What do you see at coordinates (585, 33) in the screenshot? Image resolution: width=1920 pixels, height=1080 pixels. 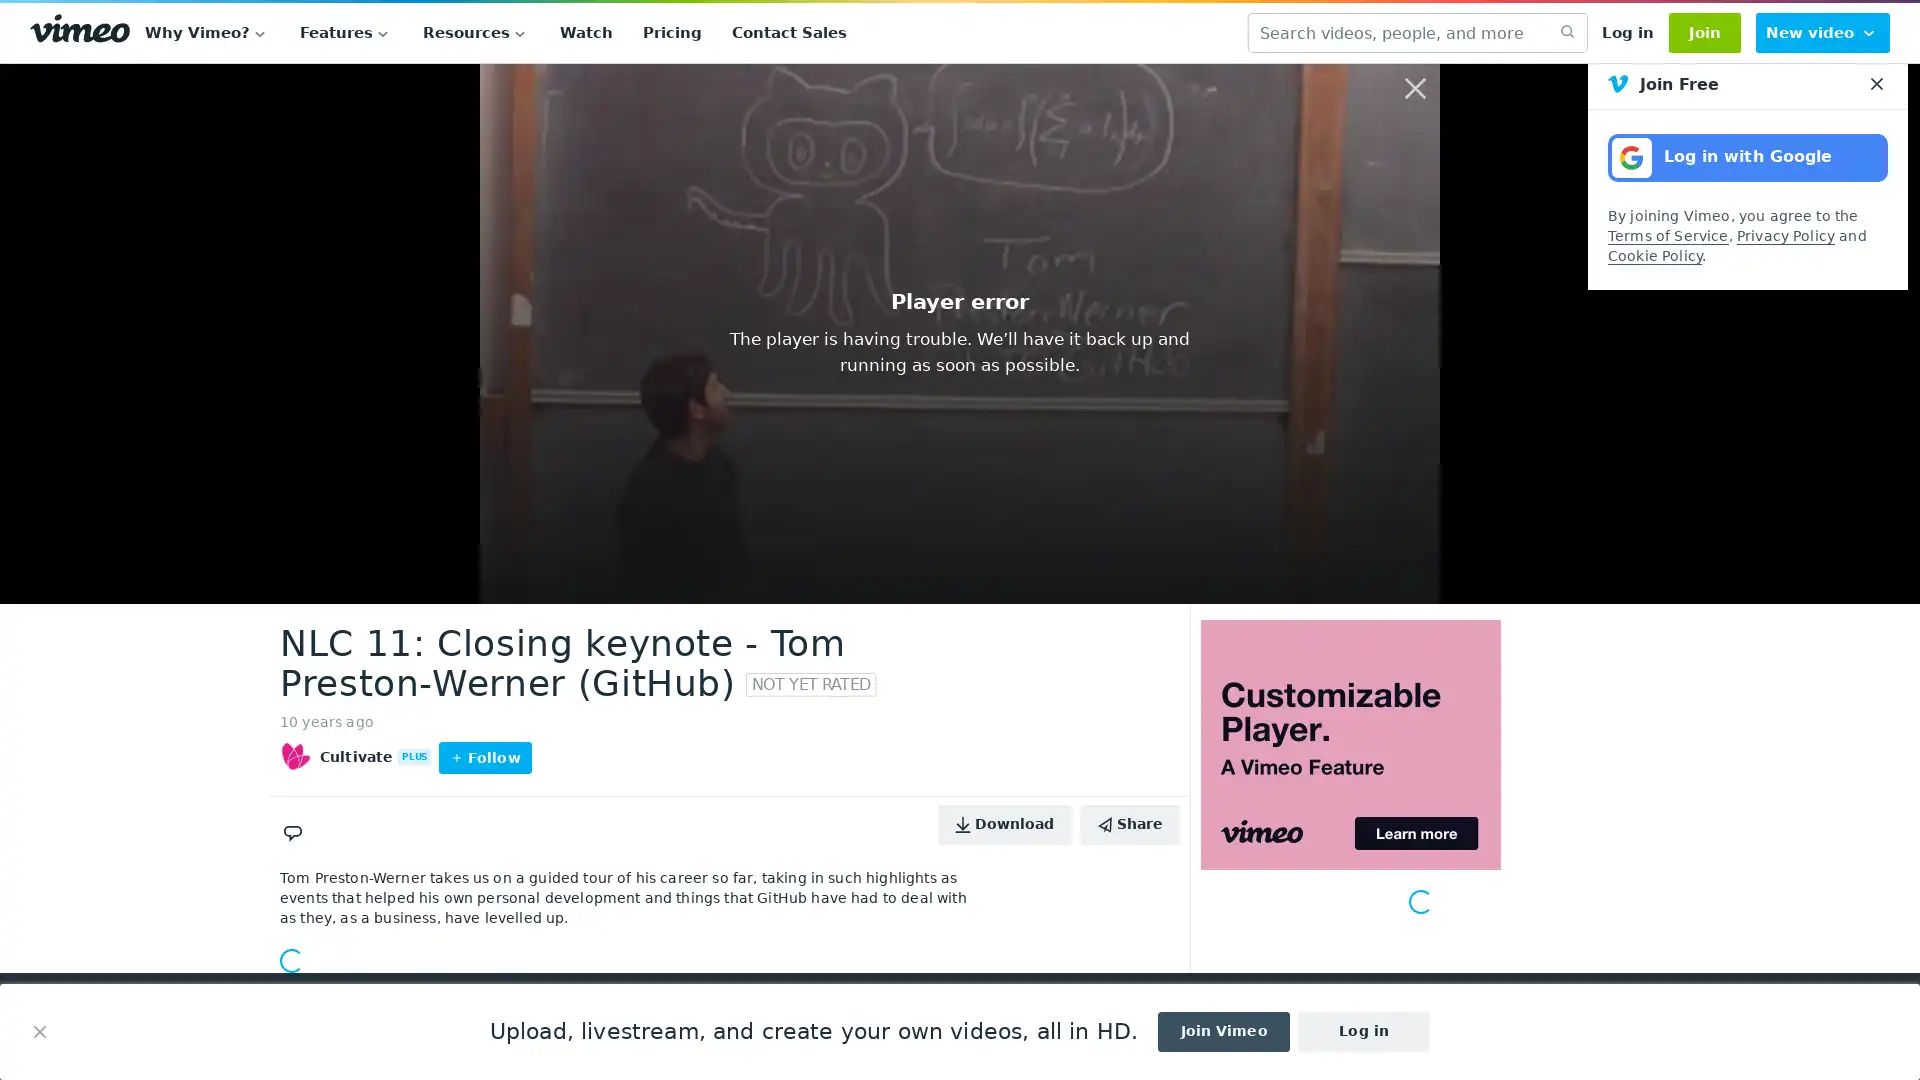 I see `Watch` at bounding box center [585, 33].